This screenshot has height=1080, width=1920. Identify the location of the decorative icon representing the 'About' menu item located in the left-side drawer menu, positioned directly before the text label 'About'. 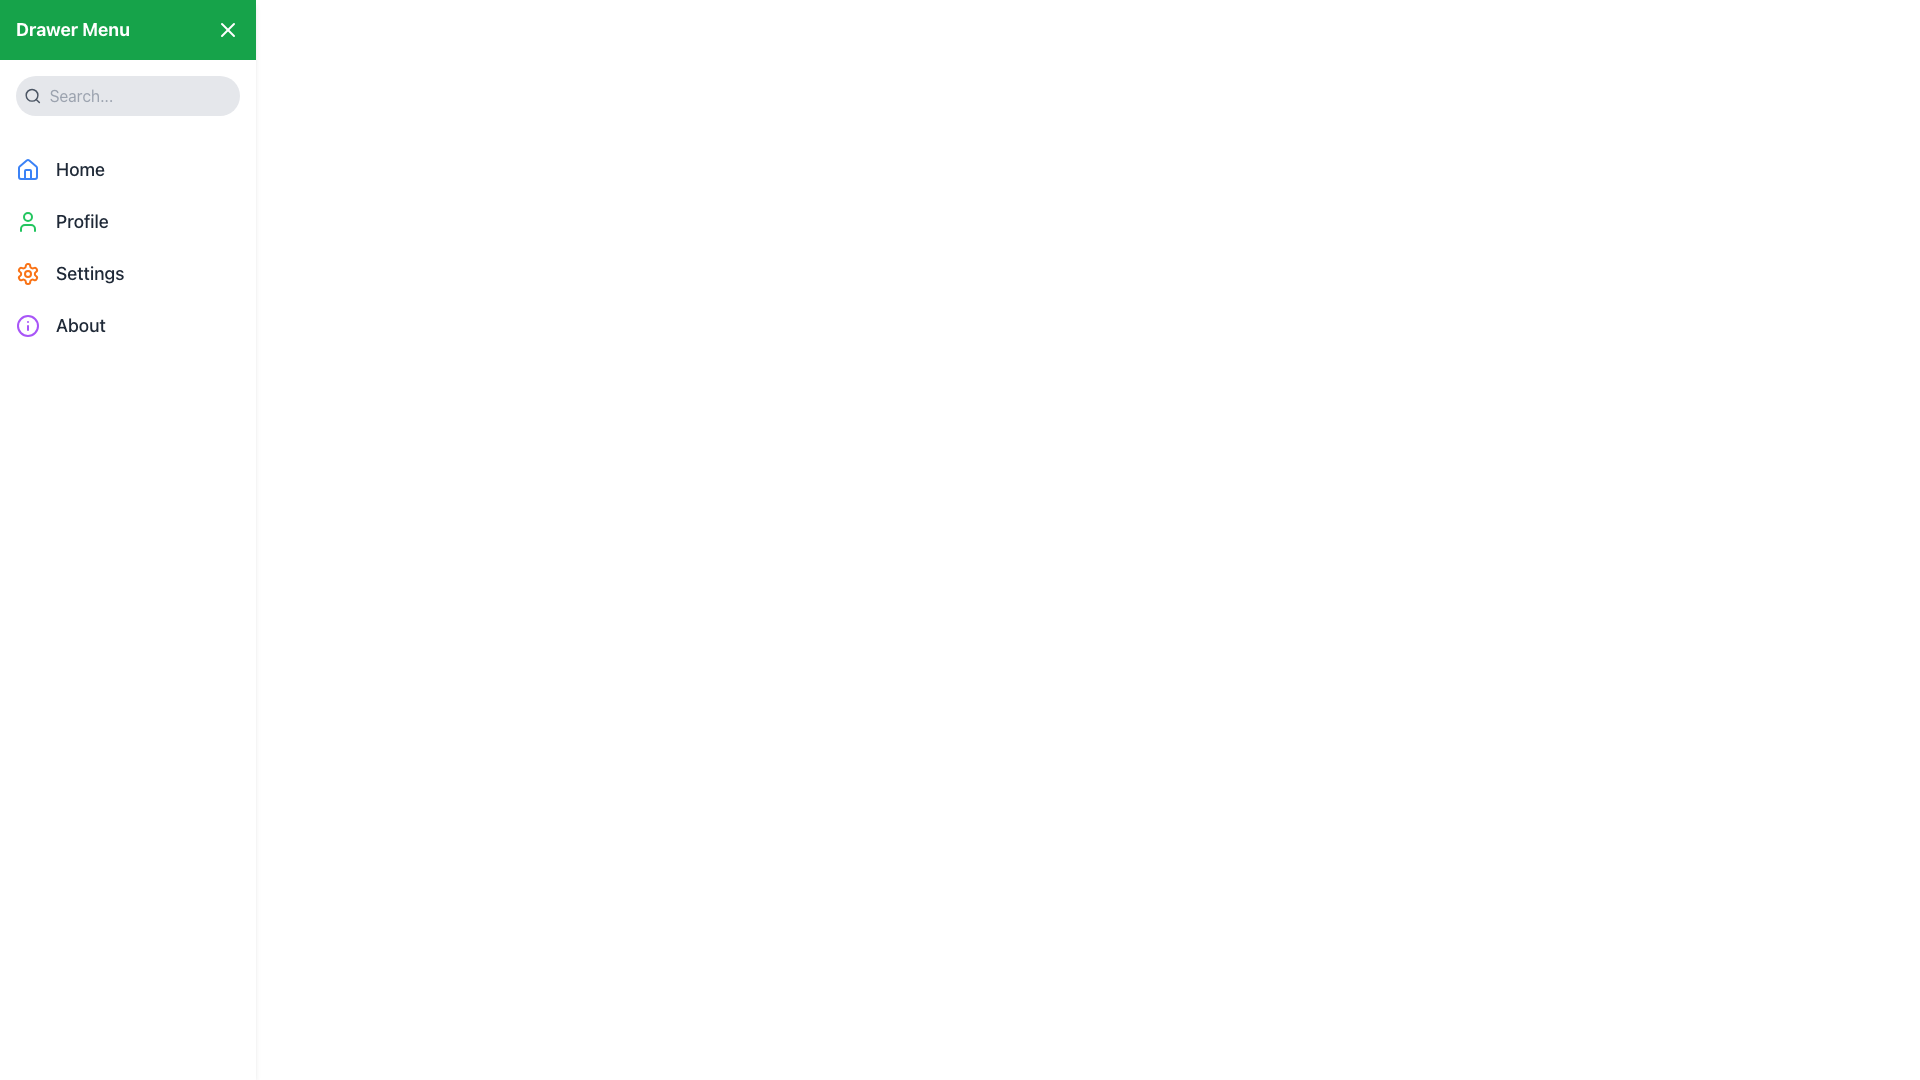
(28, 325).